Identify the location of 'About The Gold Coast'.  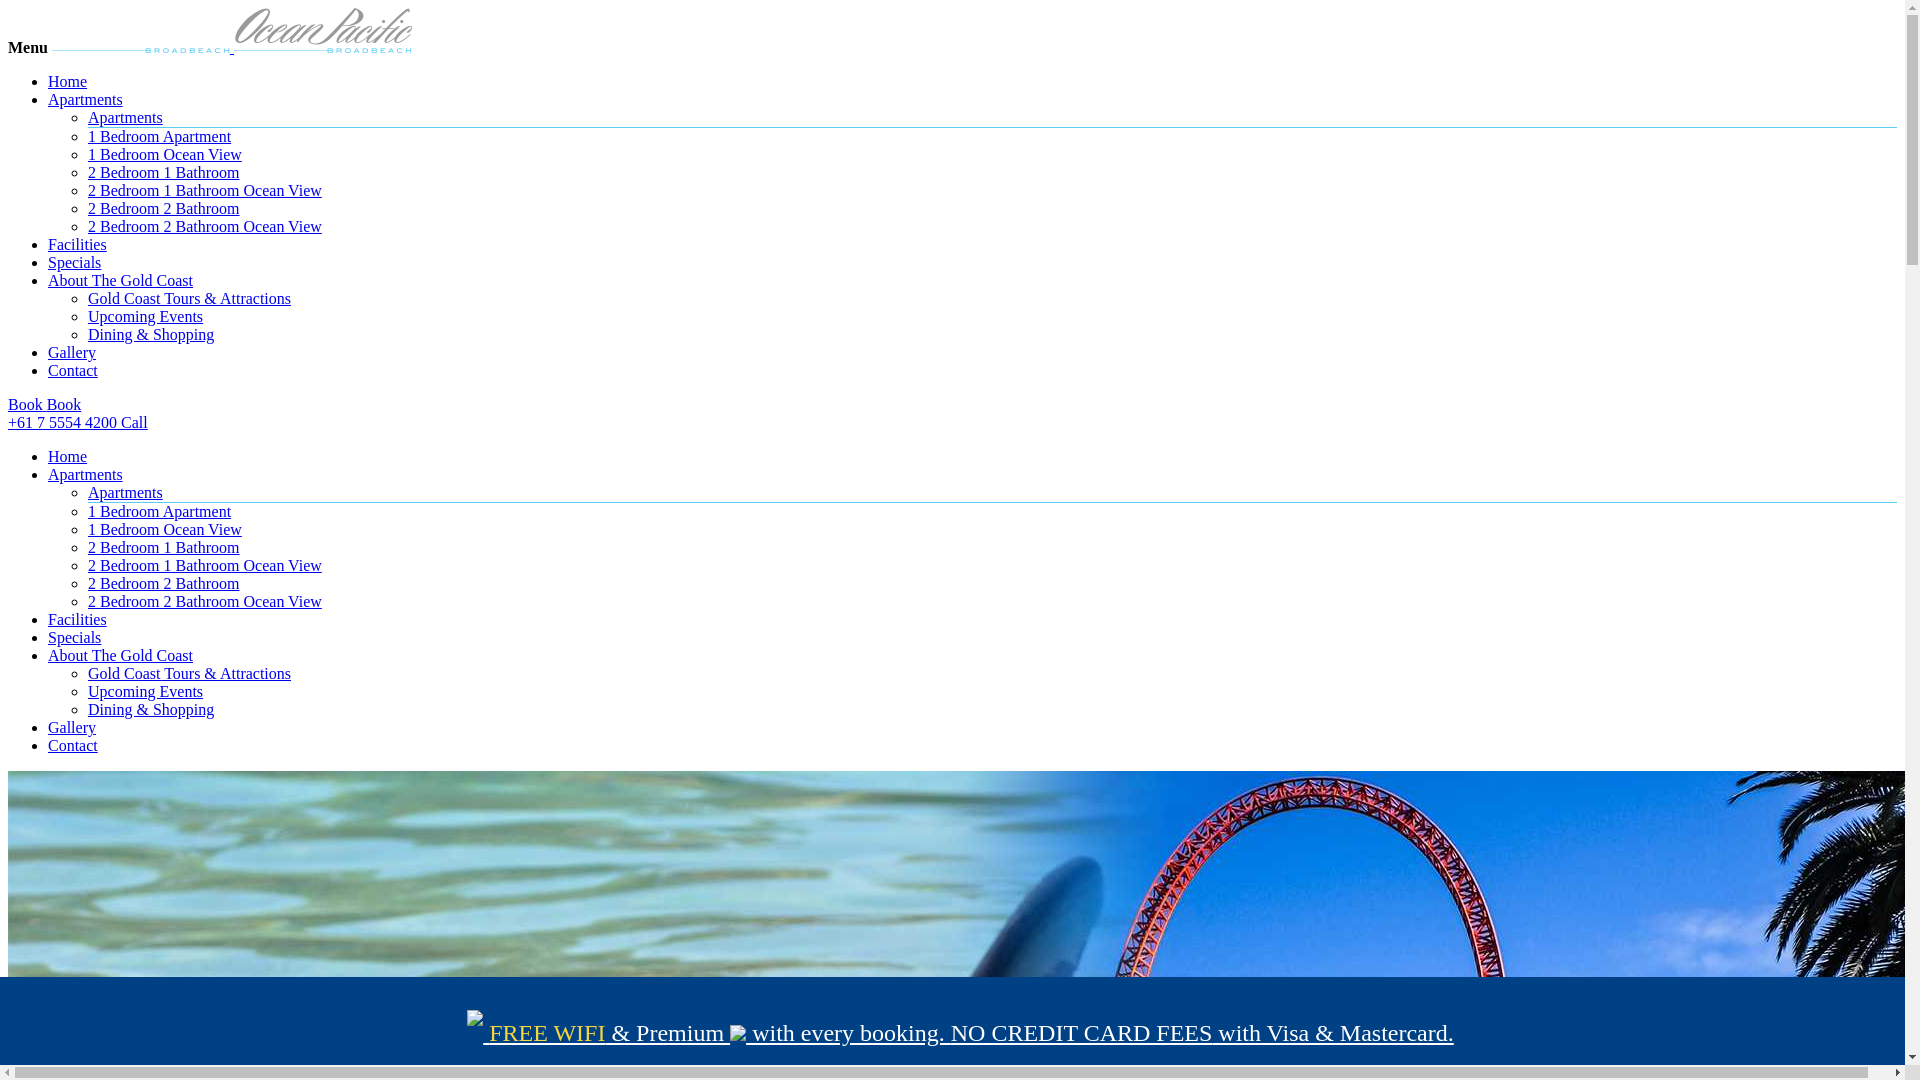
(119, 280).